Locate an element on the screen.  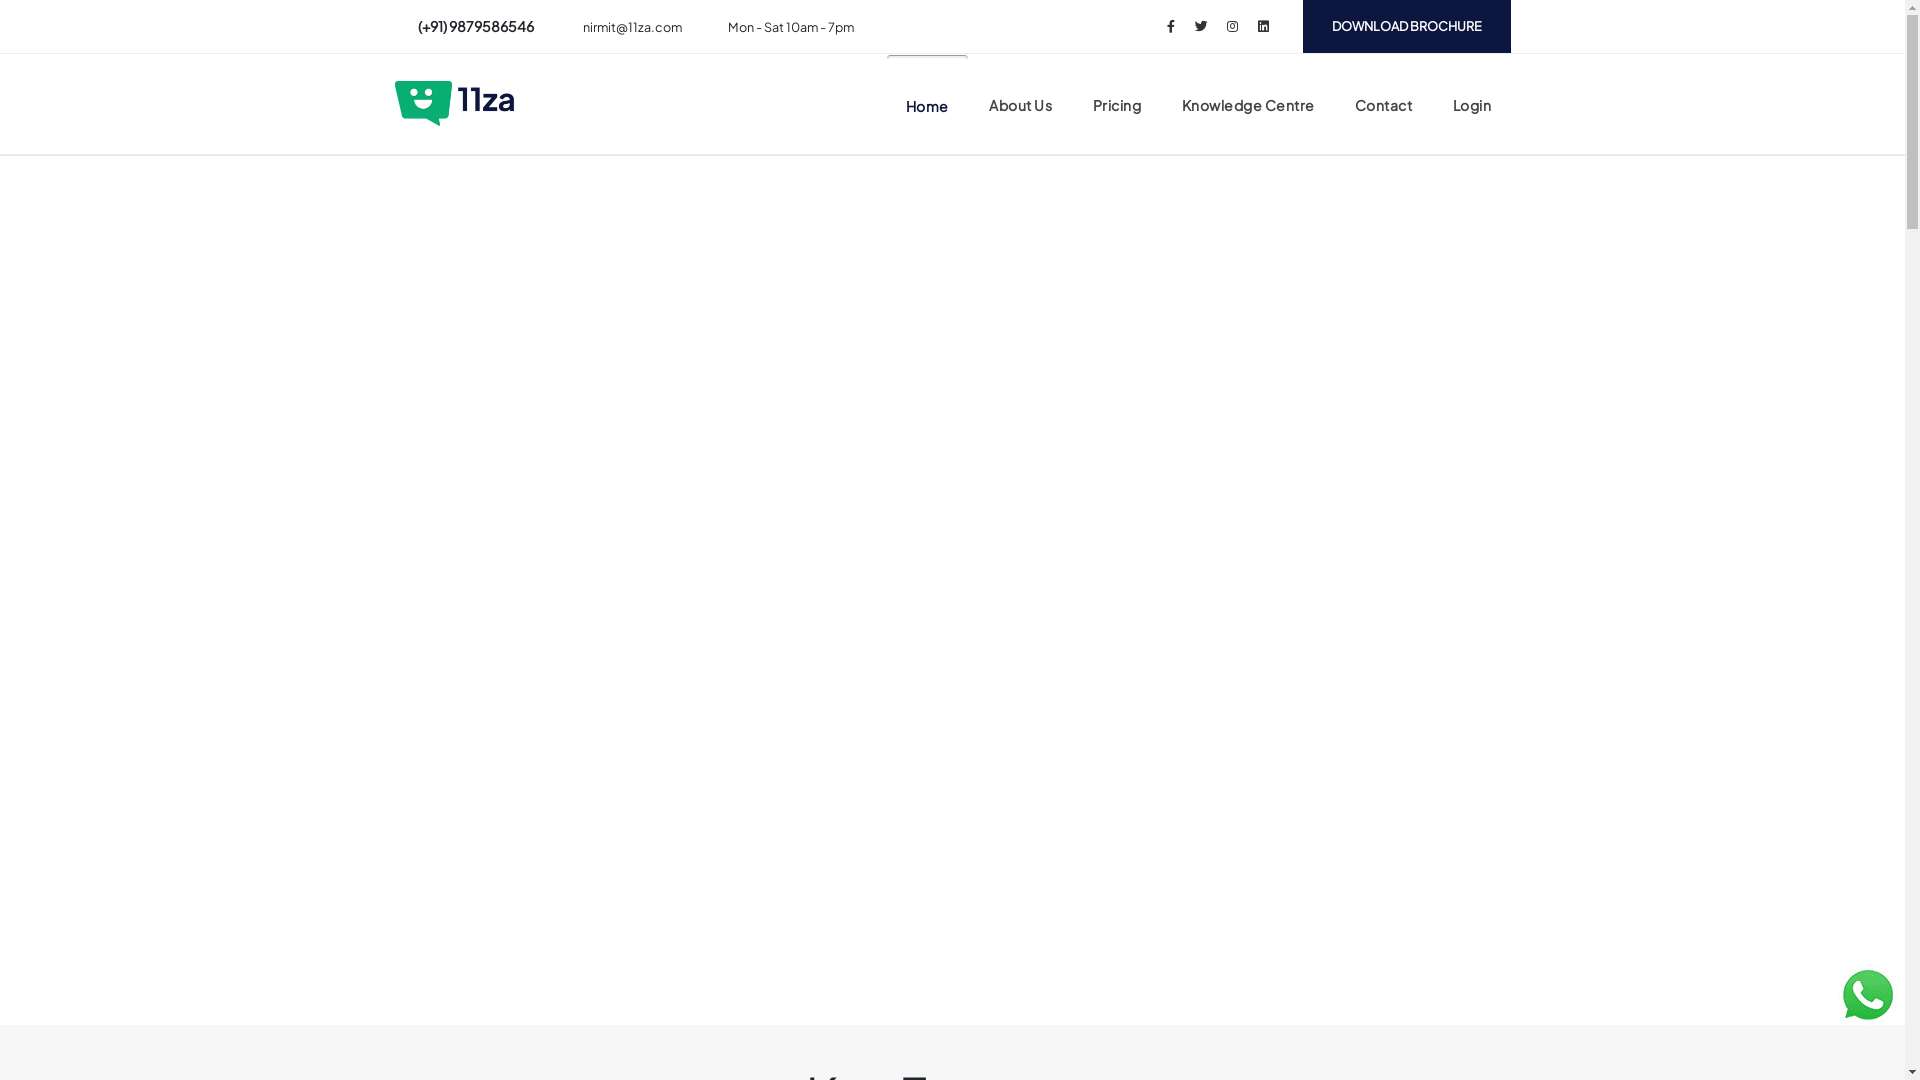
'Home' is located at coordinates (926, 104).